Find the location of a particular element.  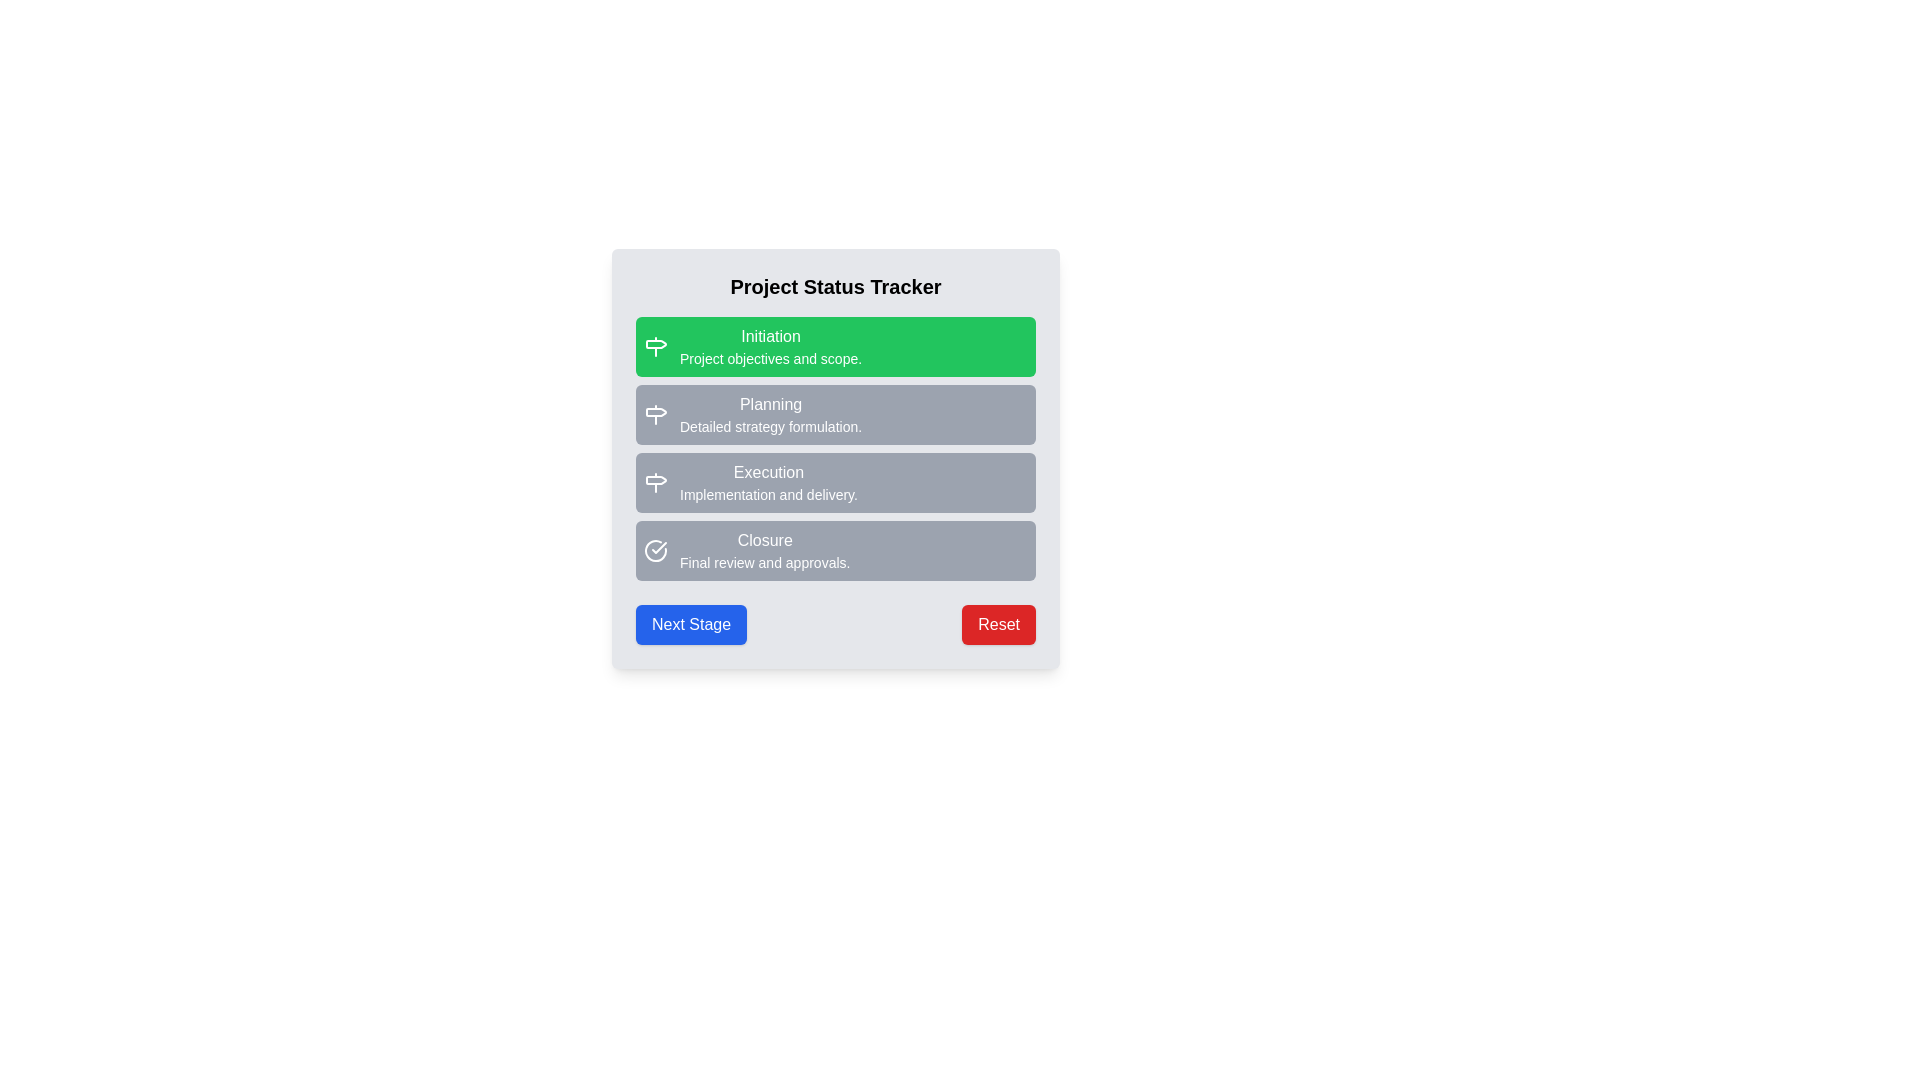

the text block displaying 'Closure' which is located in the bottom section of a vertical list of stages, positioned above the buttons 'Next Stage' and 'Reset' is located at coordinates (764, 551).